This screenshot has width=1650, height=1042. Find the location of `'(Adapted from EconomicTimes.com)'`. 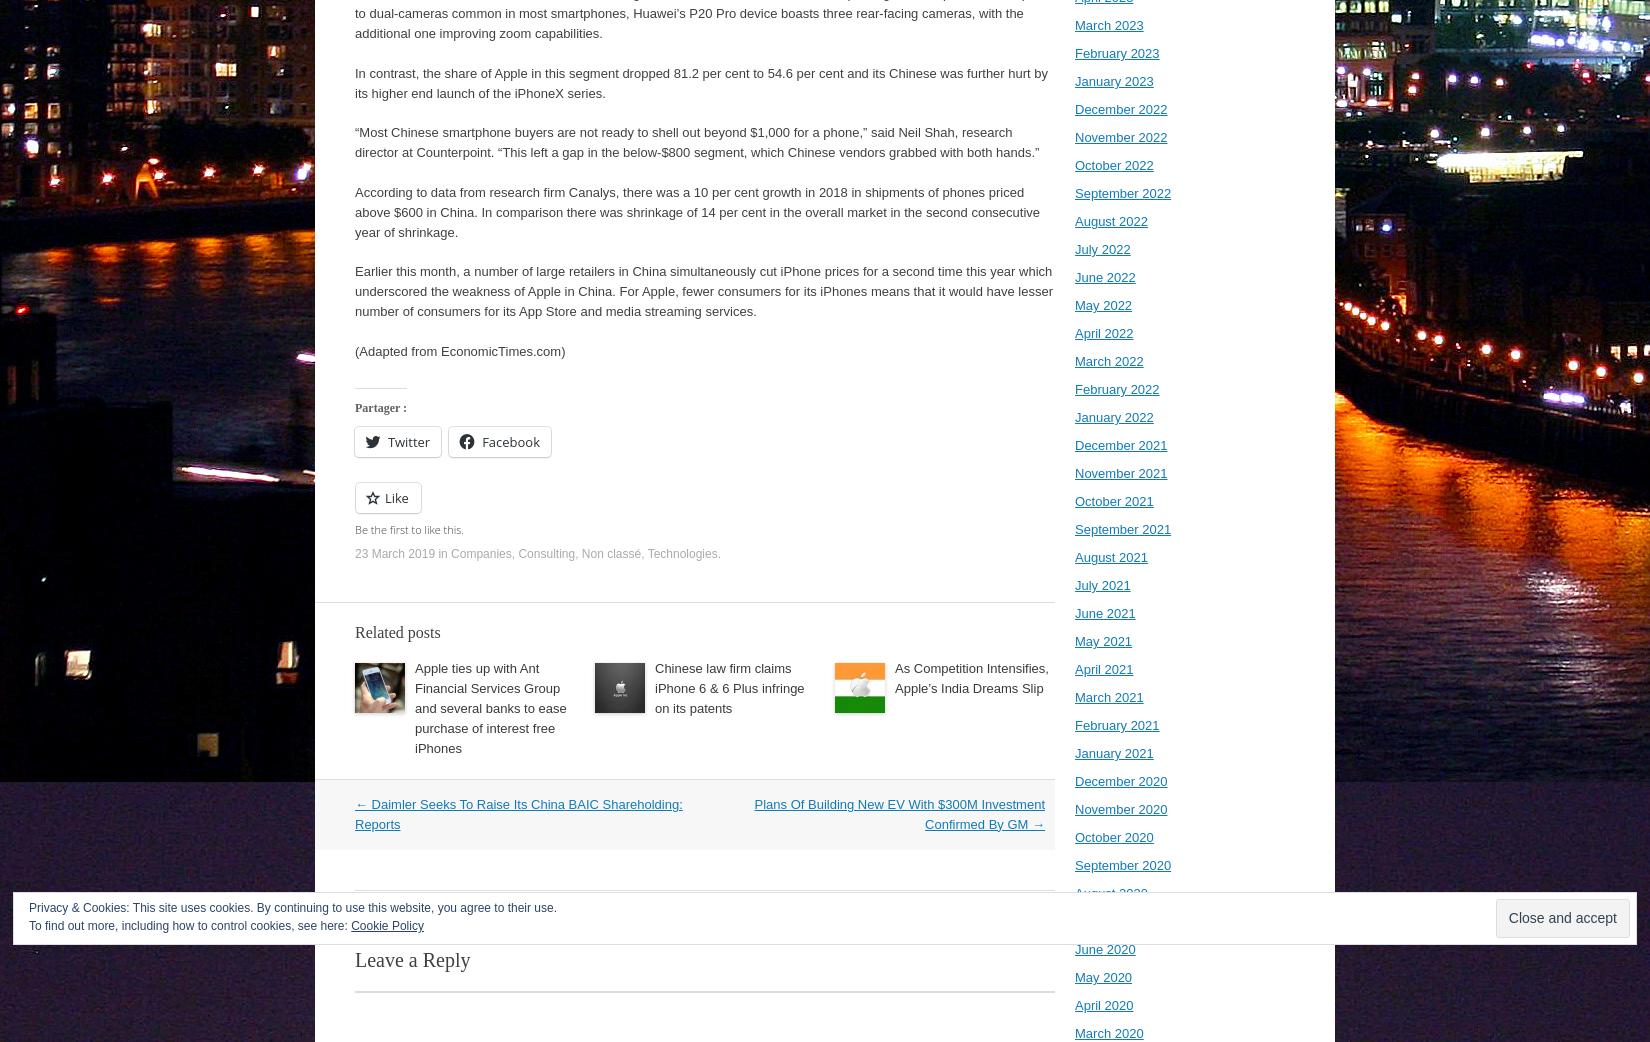

'(Adapted from EconomicTimes.com)' is located at coordinates (355, 349).